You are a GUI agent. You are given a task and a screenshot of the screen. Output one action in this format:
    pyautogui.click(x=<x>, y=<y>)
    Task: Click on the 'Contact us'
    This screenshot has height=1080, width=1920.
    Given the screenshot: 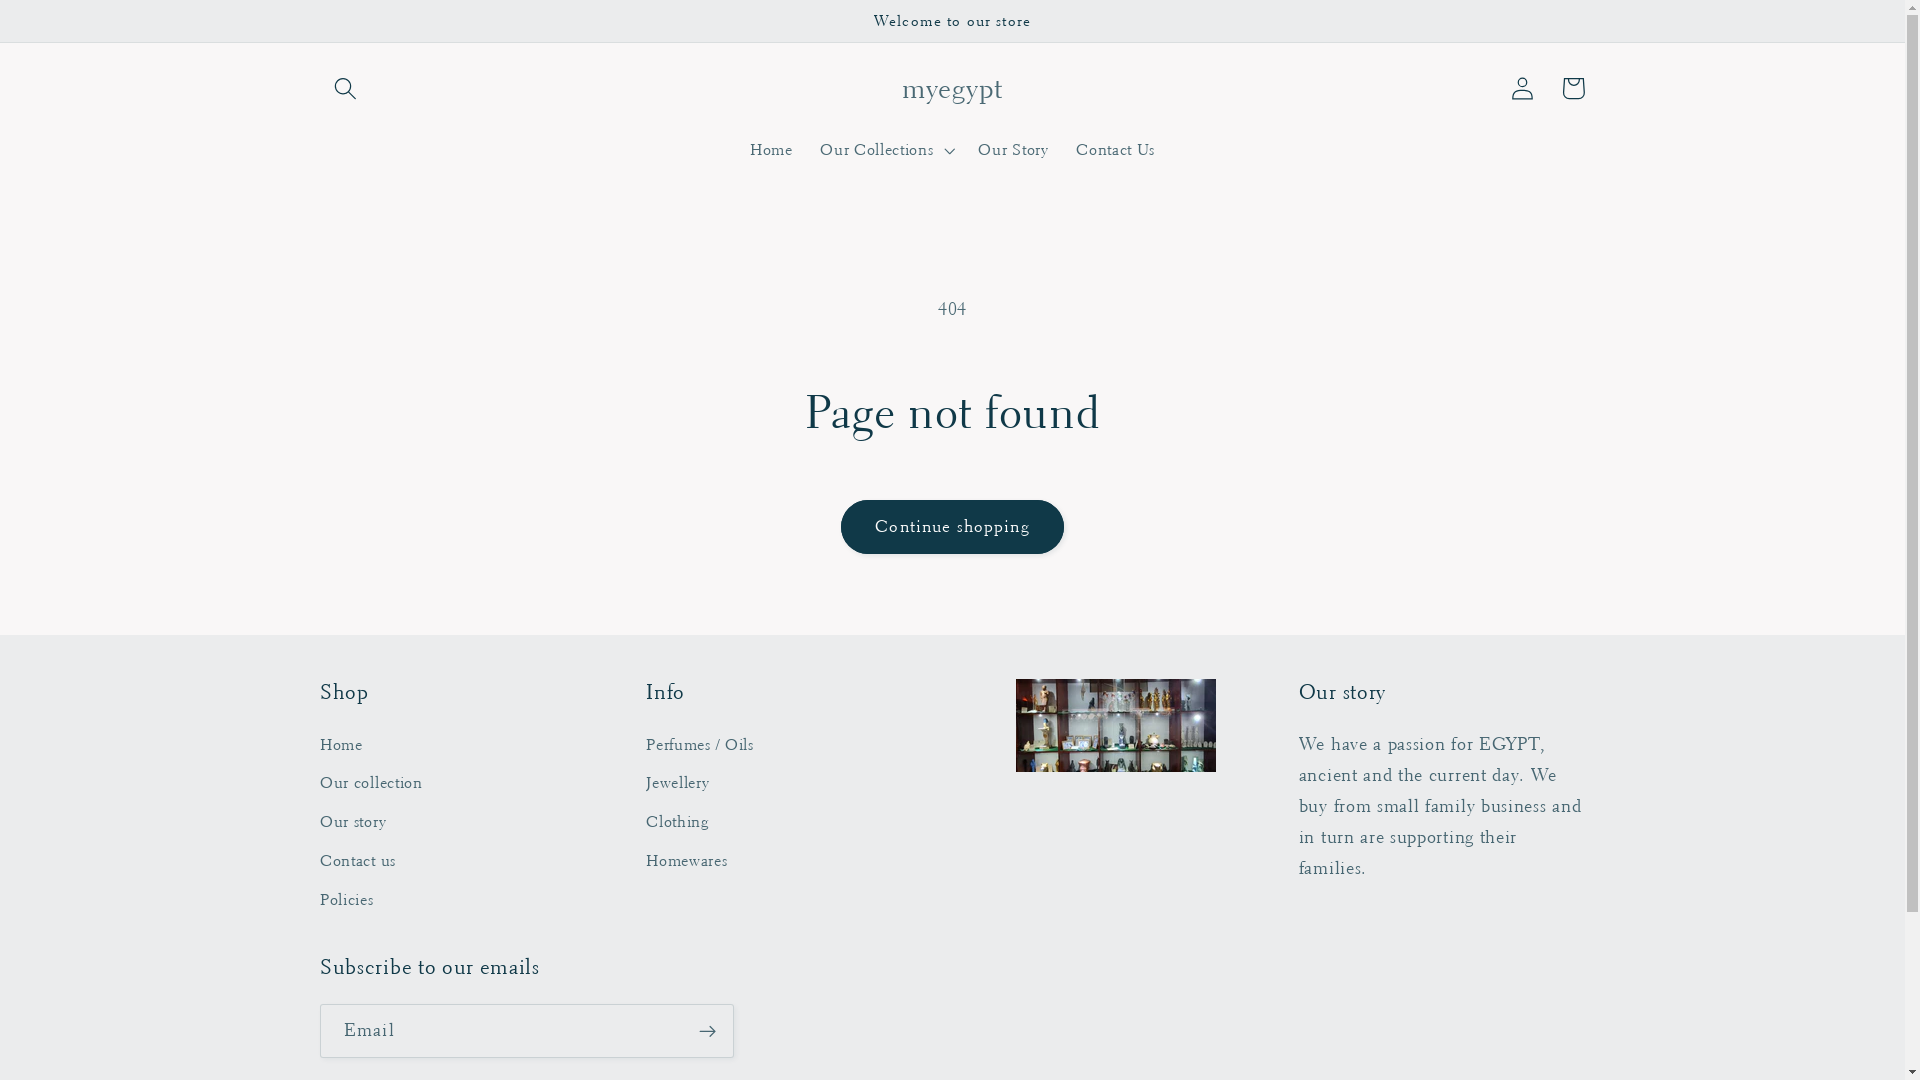 What is the action you would take?
    pyautogui.click(x=320, y=860)
    